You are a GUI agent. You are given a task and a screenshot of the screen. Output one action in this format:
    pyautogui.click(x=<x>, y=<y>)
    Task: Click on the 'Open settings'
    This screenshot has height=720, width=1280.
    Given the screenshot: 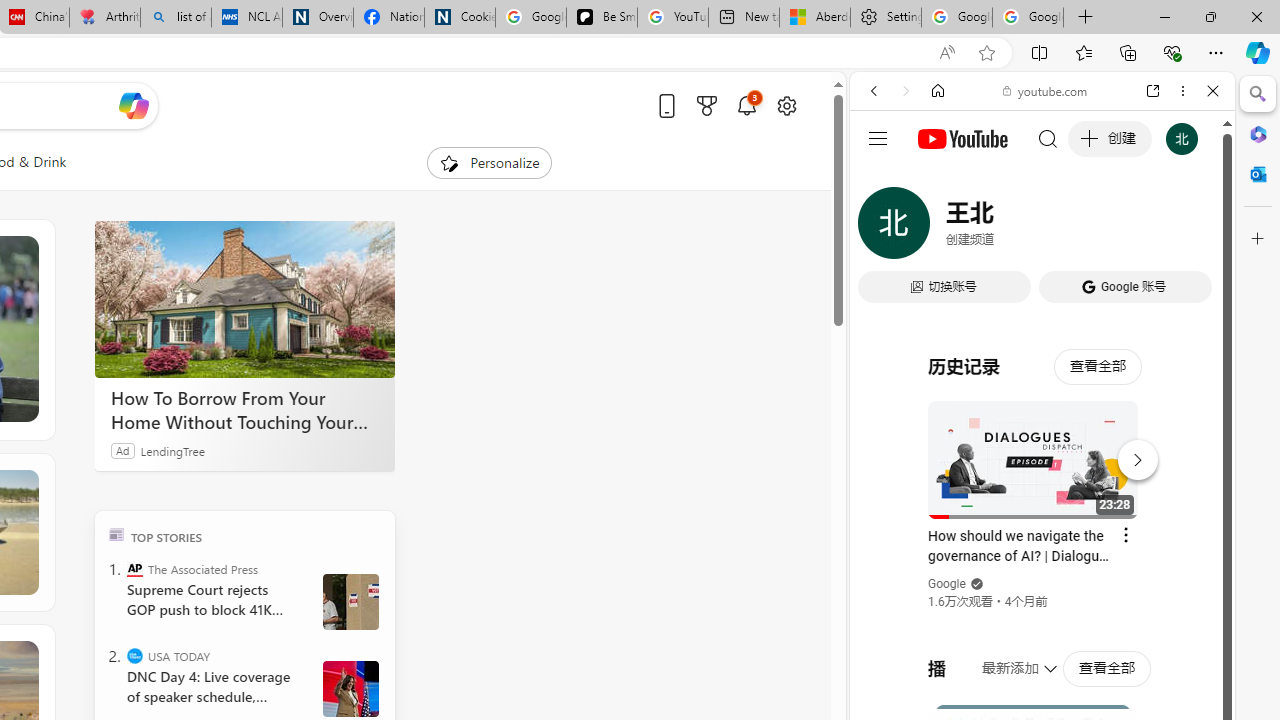 What is the action you would take?
    pyautogui.click(x=785, y=105)
    